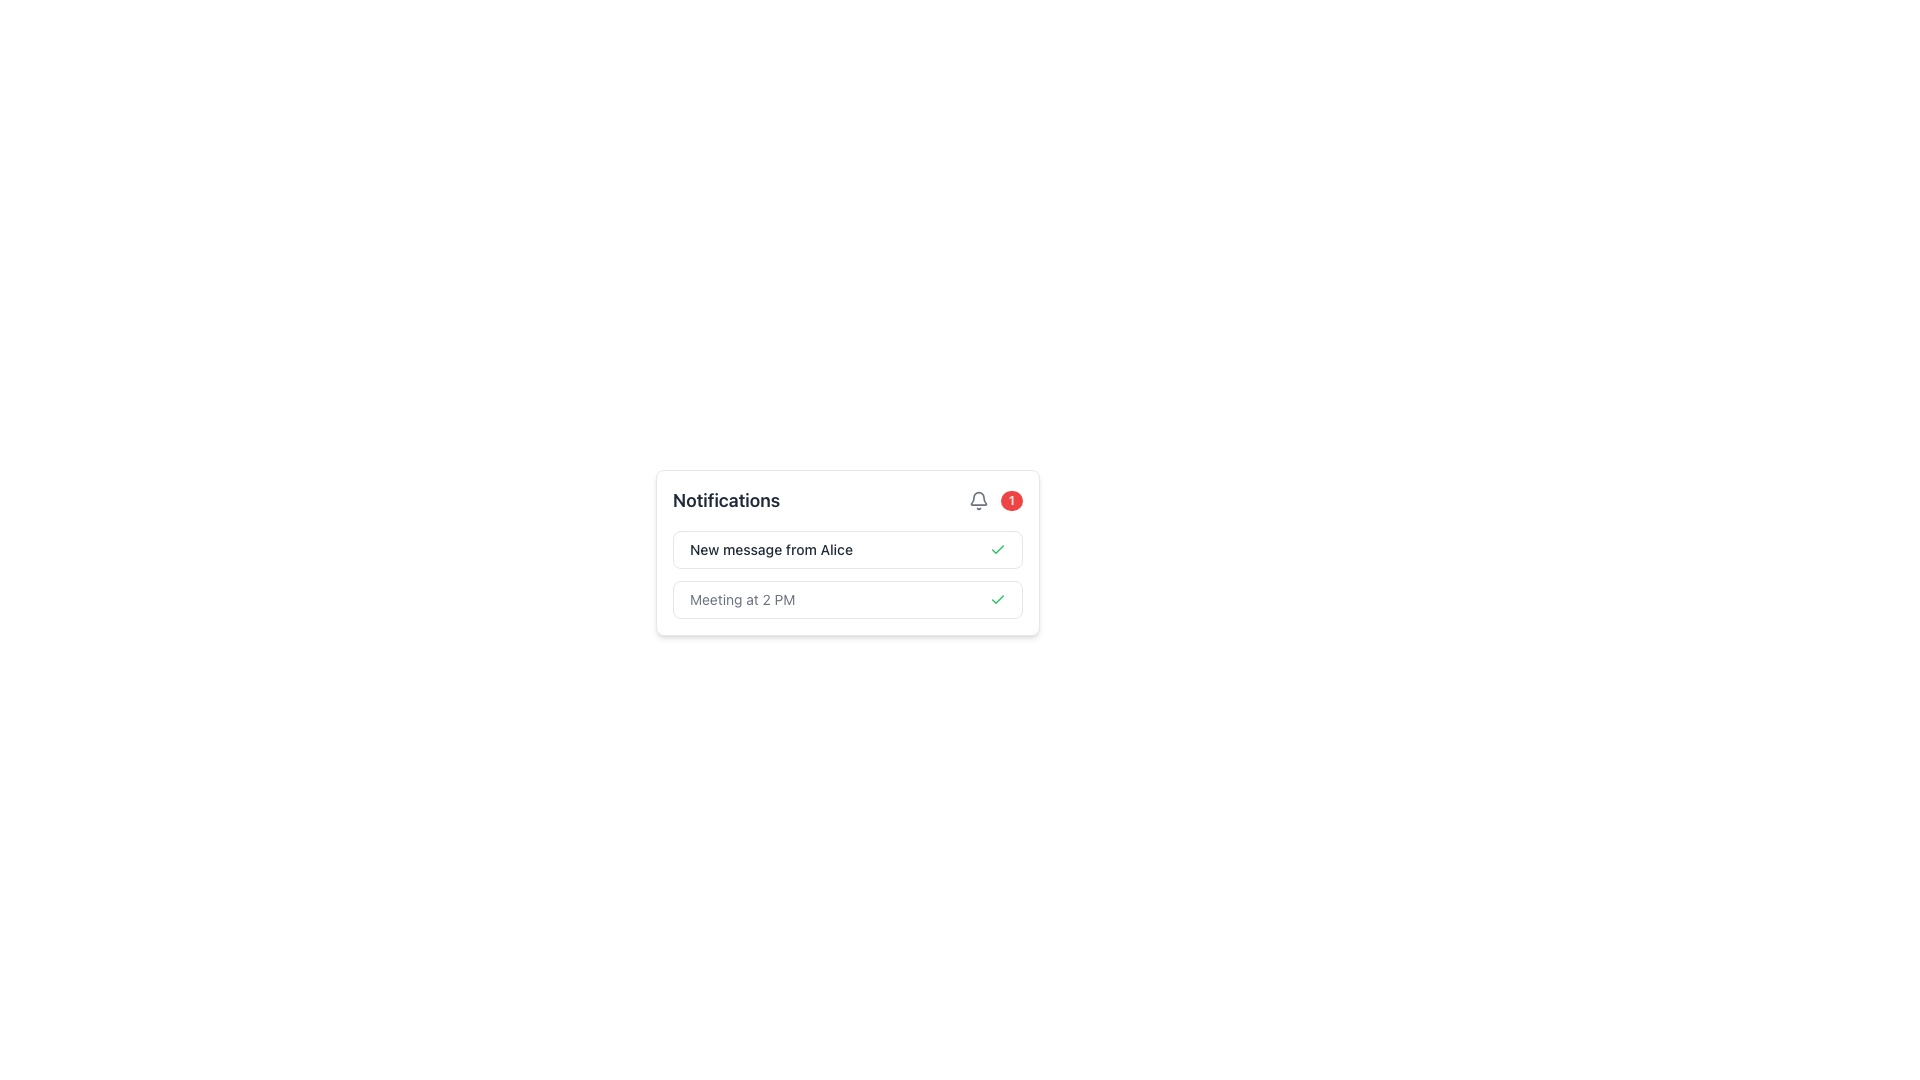 Image resolution: width=1920 pixels, height=1080 pixels. I want to click on the confirmation icon associated with the notification 'New message from Alice', so click(998, 550).